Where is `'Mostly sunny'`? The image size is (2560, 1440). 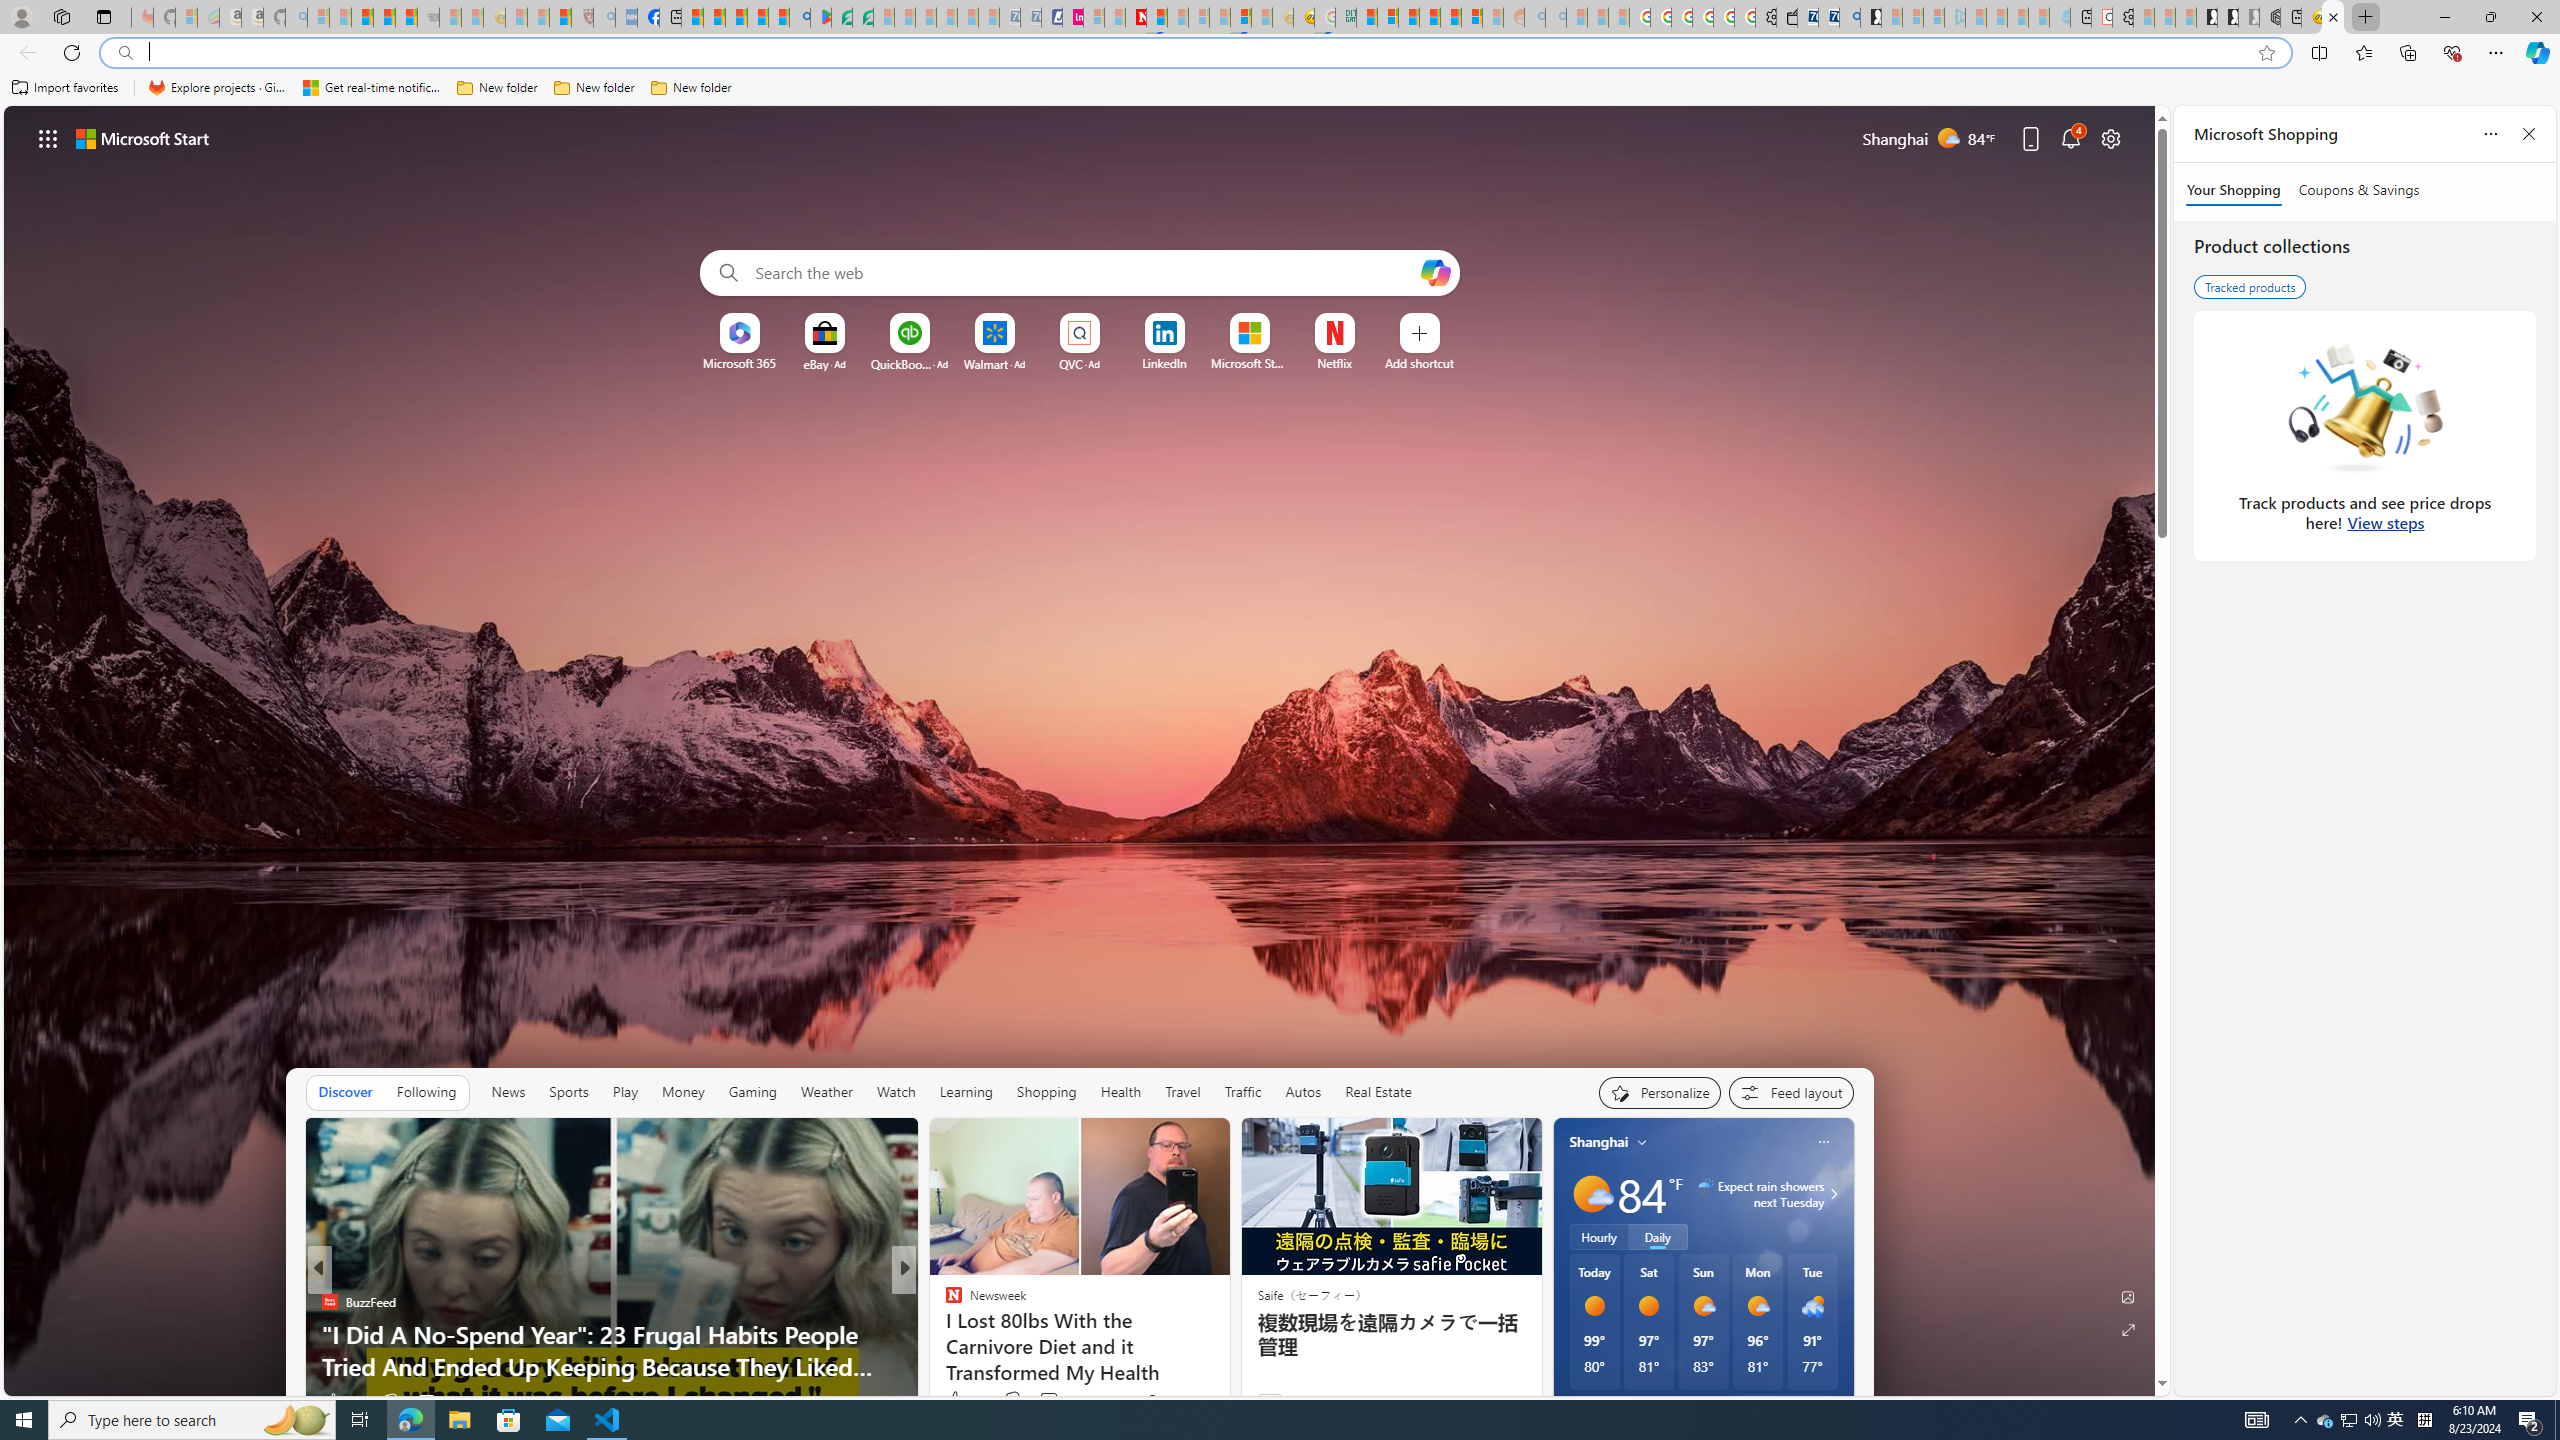
'Mostly sunny' is located at coordinates (1756, 1305).